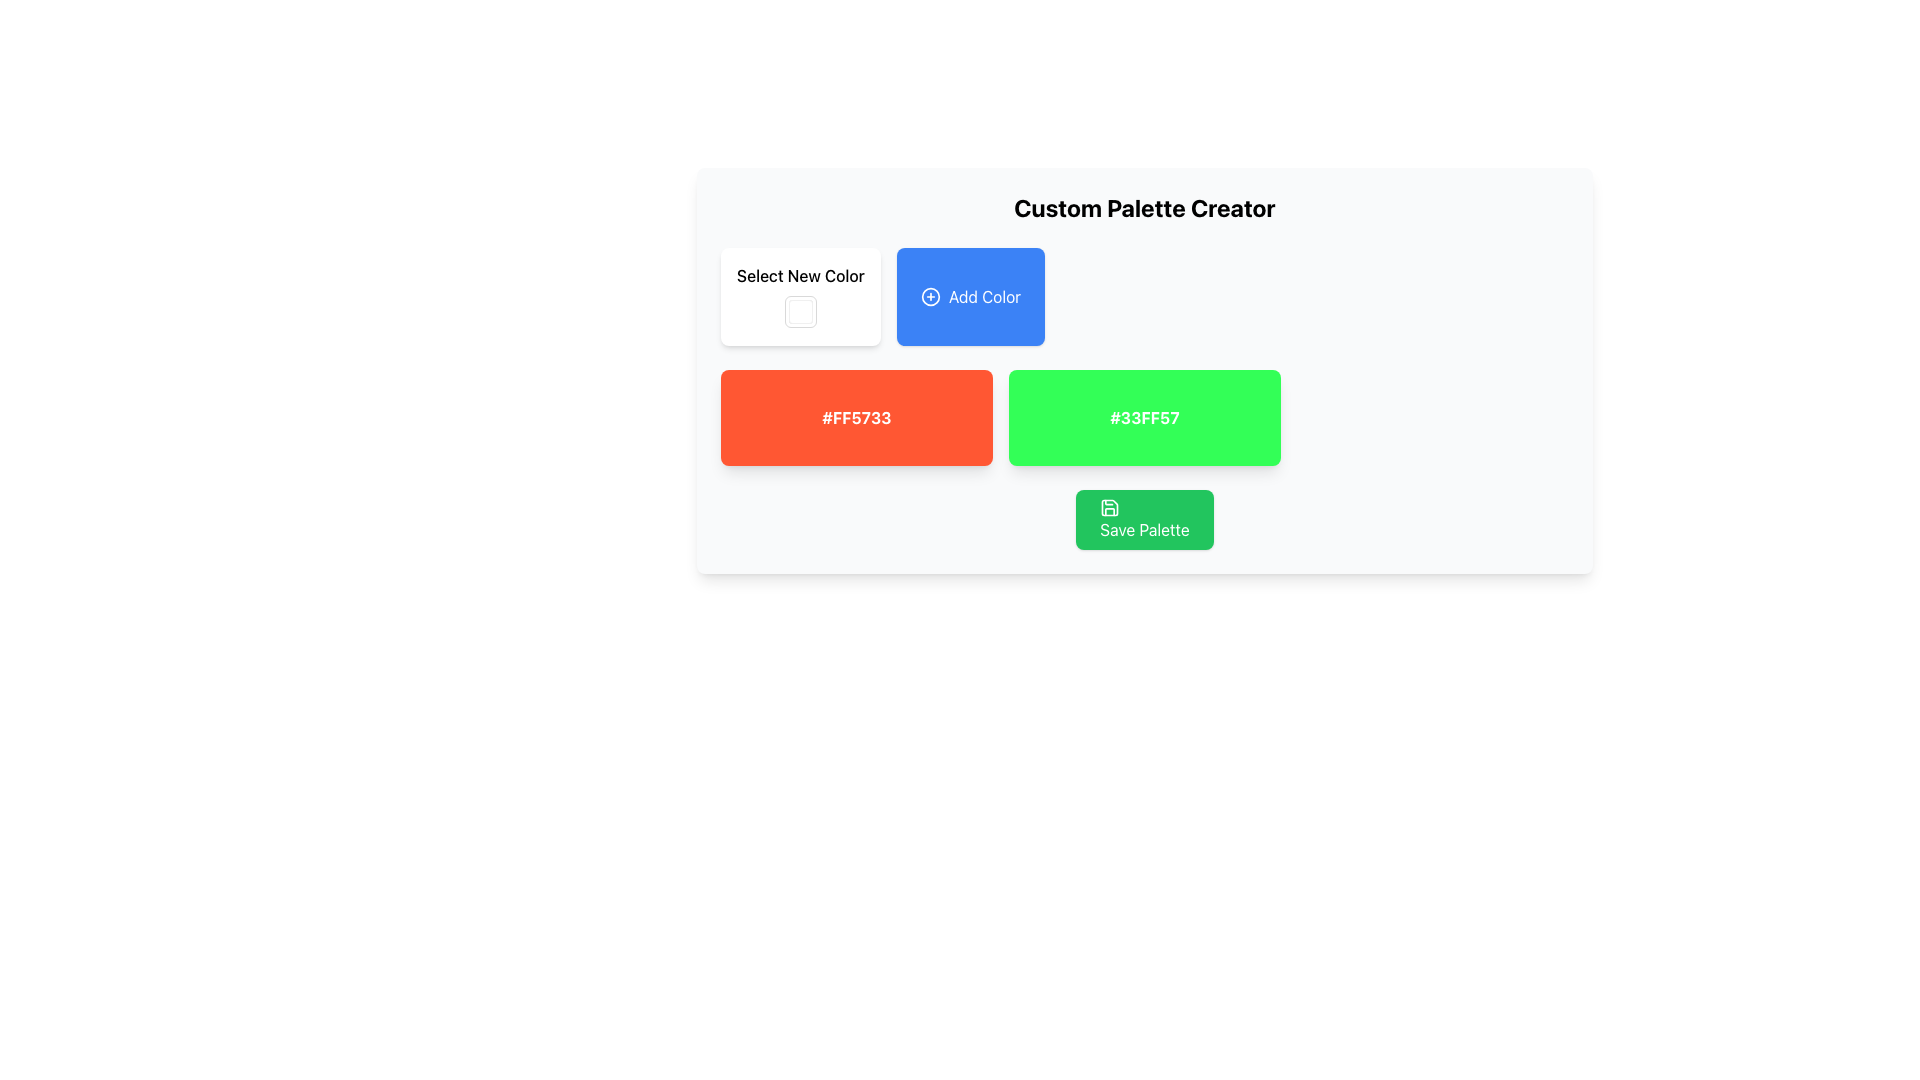  I want to click on the text label displaying '#FF5733' in bold white font on a red background, located near the bottom-left quadrant of the interface, so click(857, 416).